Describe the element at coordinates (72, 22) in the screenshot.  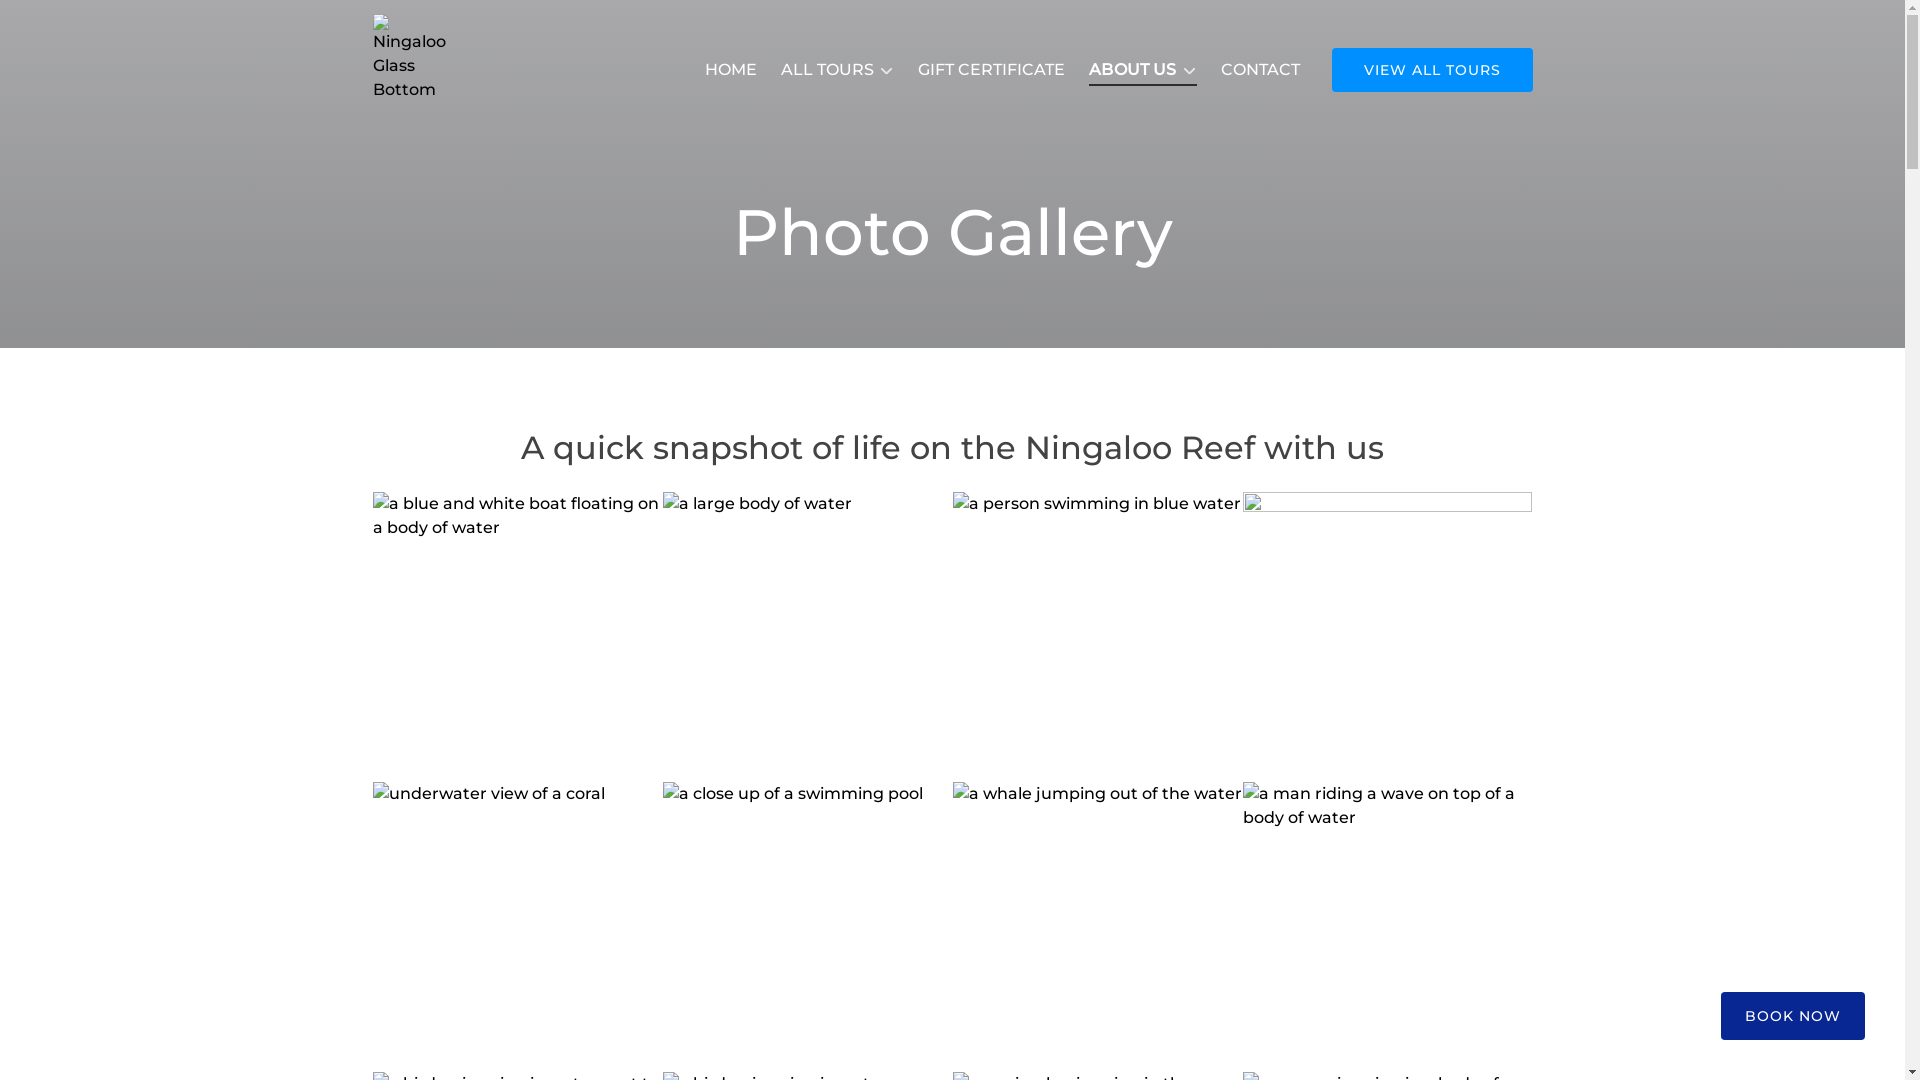
I see `'Skip to content'` at that location.